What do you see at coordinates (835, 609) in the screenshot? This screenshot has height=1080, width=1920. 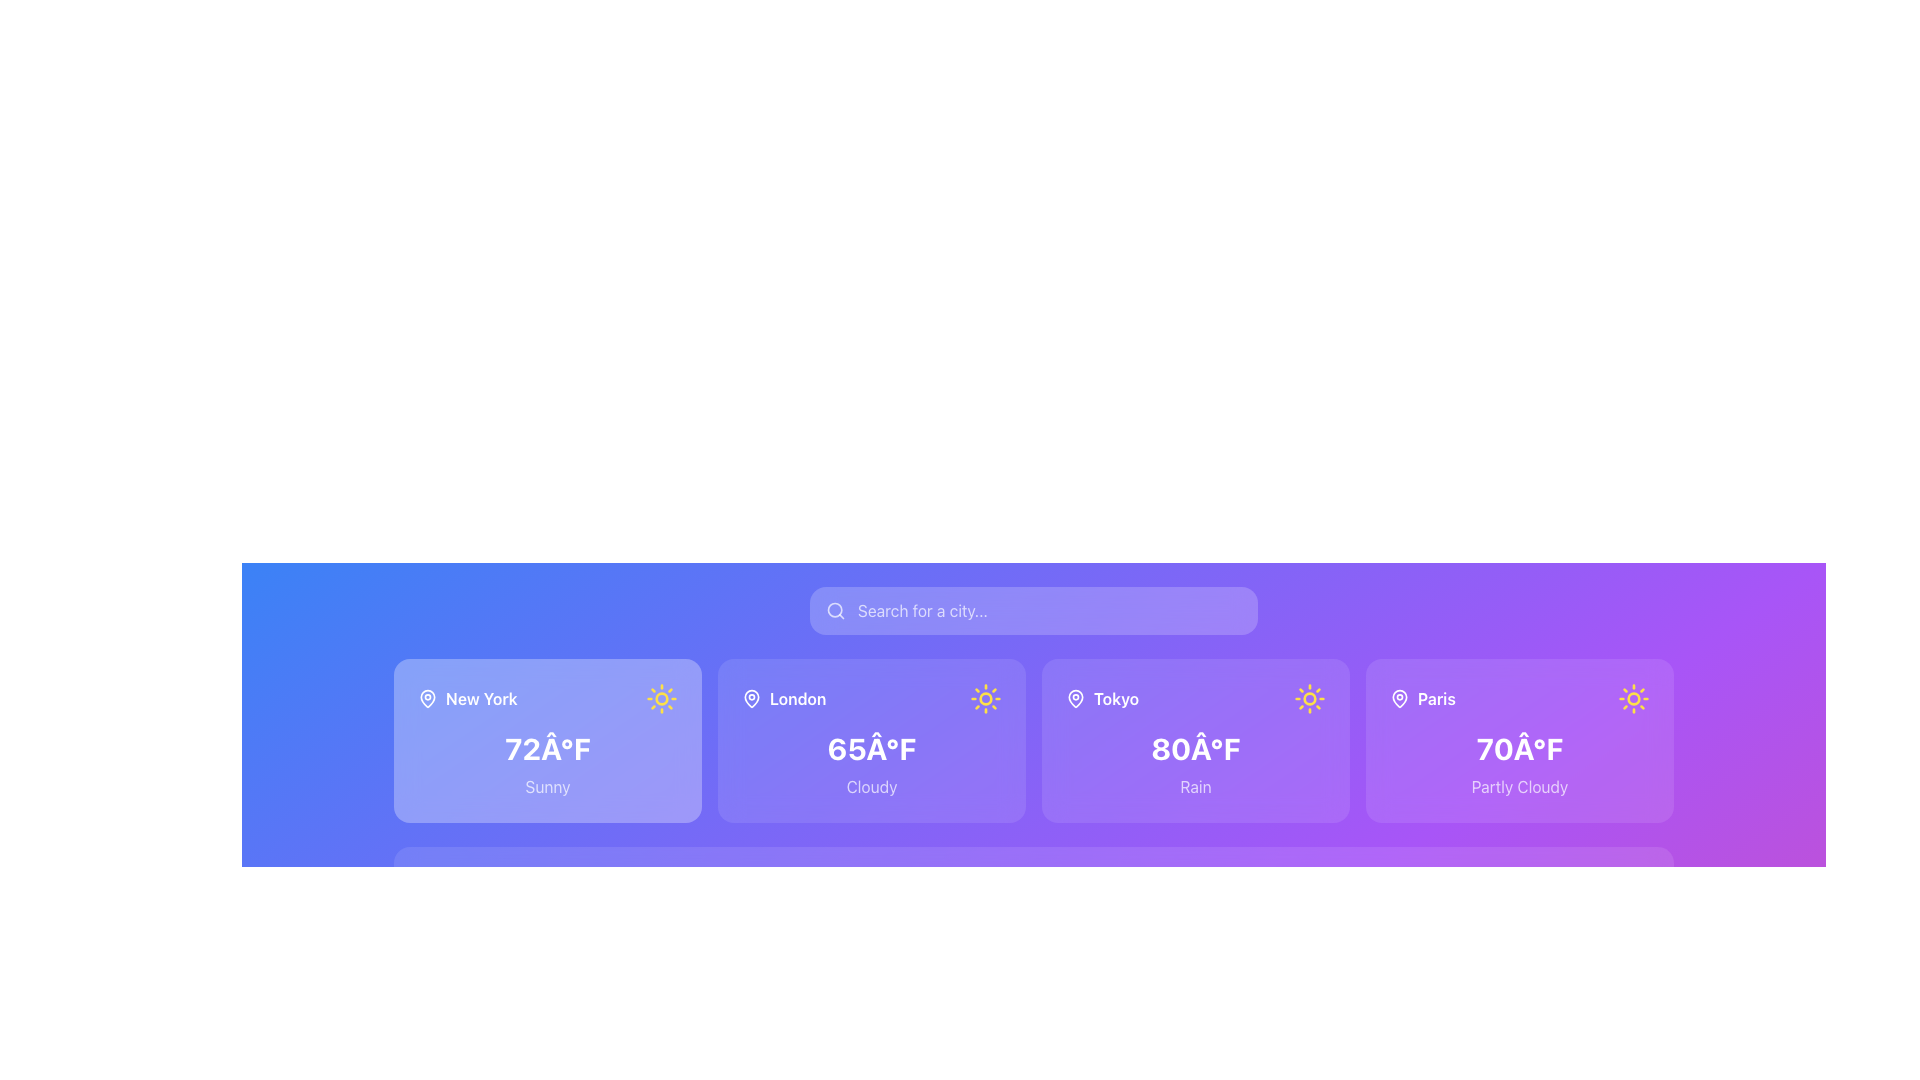 I see `the circular component of the magnifying glass in the search icon located within the rectangular search bar at the top center of the interface` at bounding box center [835, 609].